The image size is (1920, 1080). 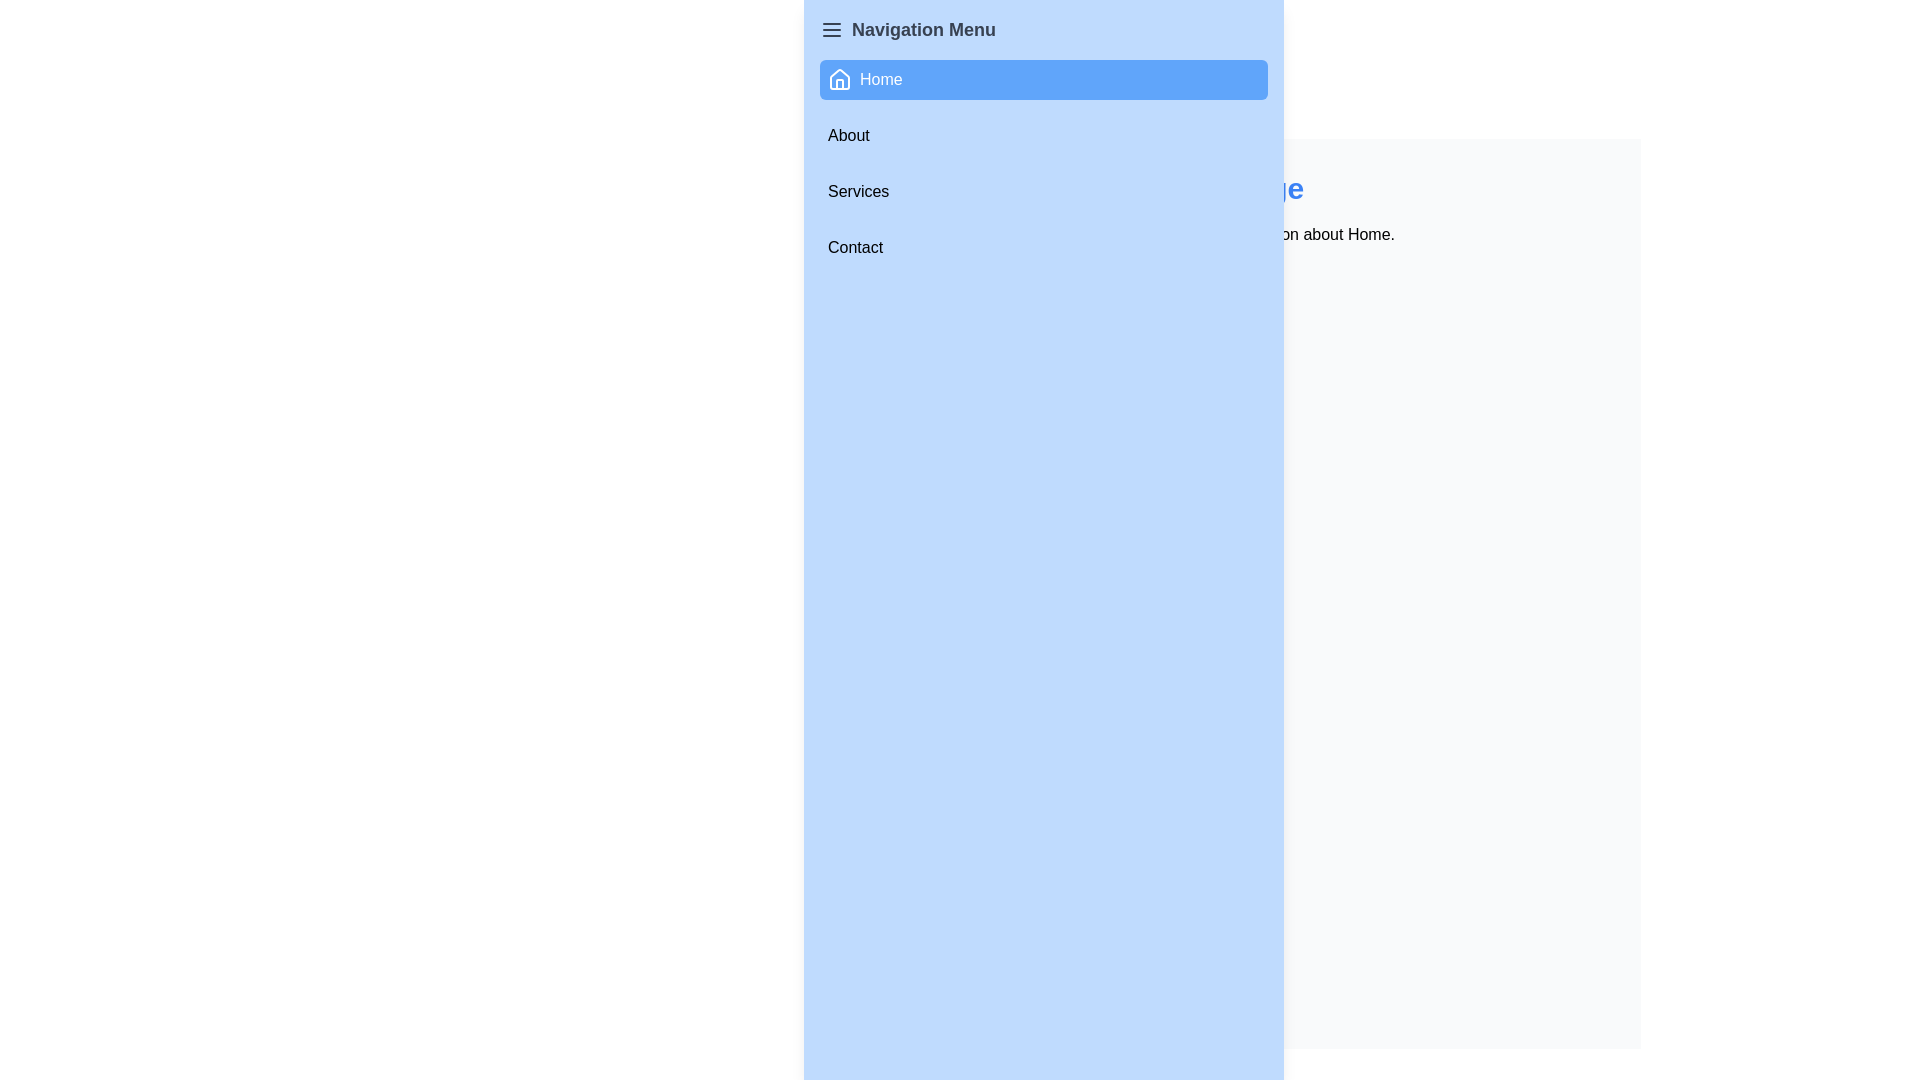 What do you see at coordinates (840, 79) in the screenshot?
I see `the 'Home' icon in the top-left side navigation panel, which serves as a visual indicator for the main page of the application` at bounding box center [840, 79].